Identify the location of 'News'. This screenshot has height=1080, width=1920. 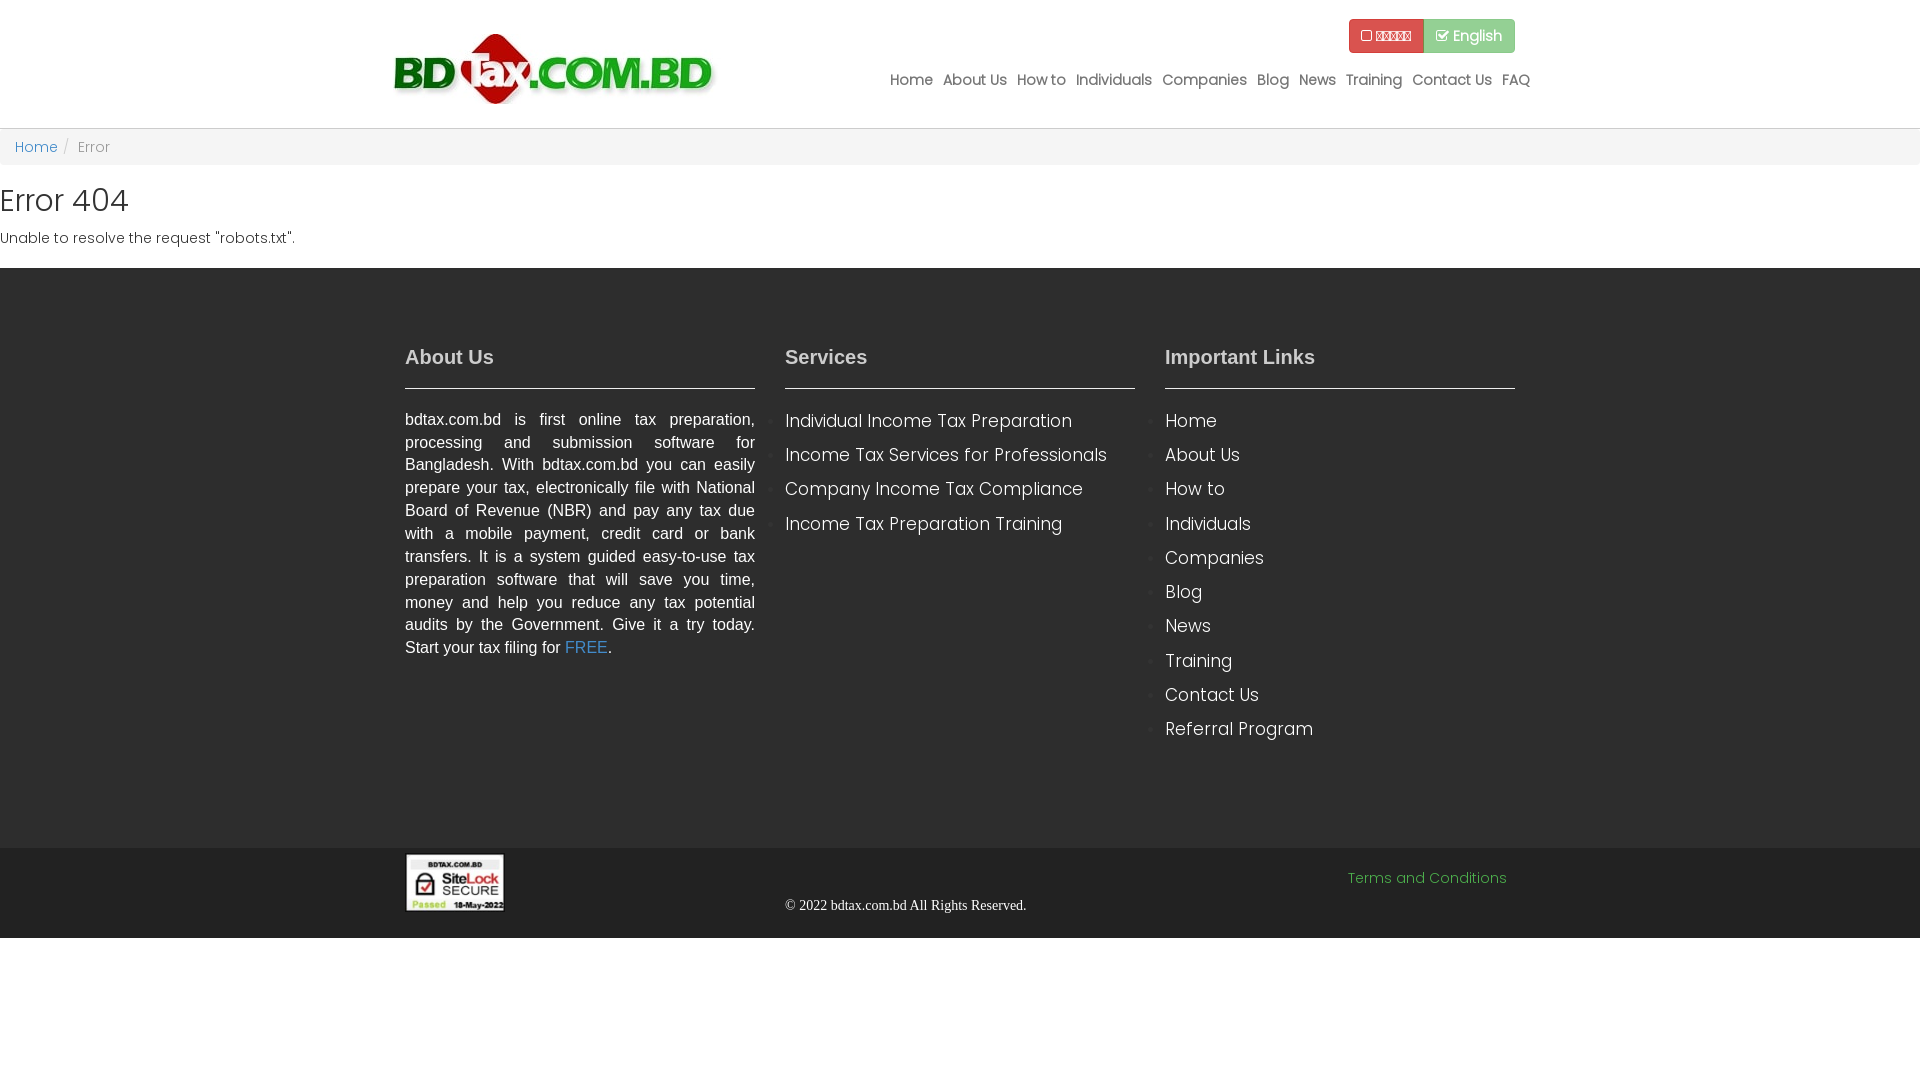
(1339, 624).